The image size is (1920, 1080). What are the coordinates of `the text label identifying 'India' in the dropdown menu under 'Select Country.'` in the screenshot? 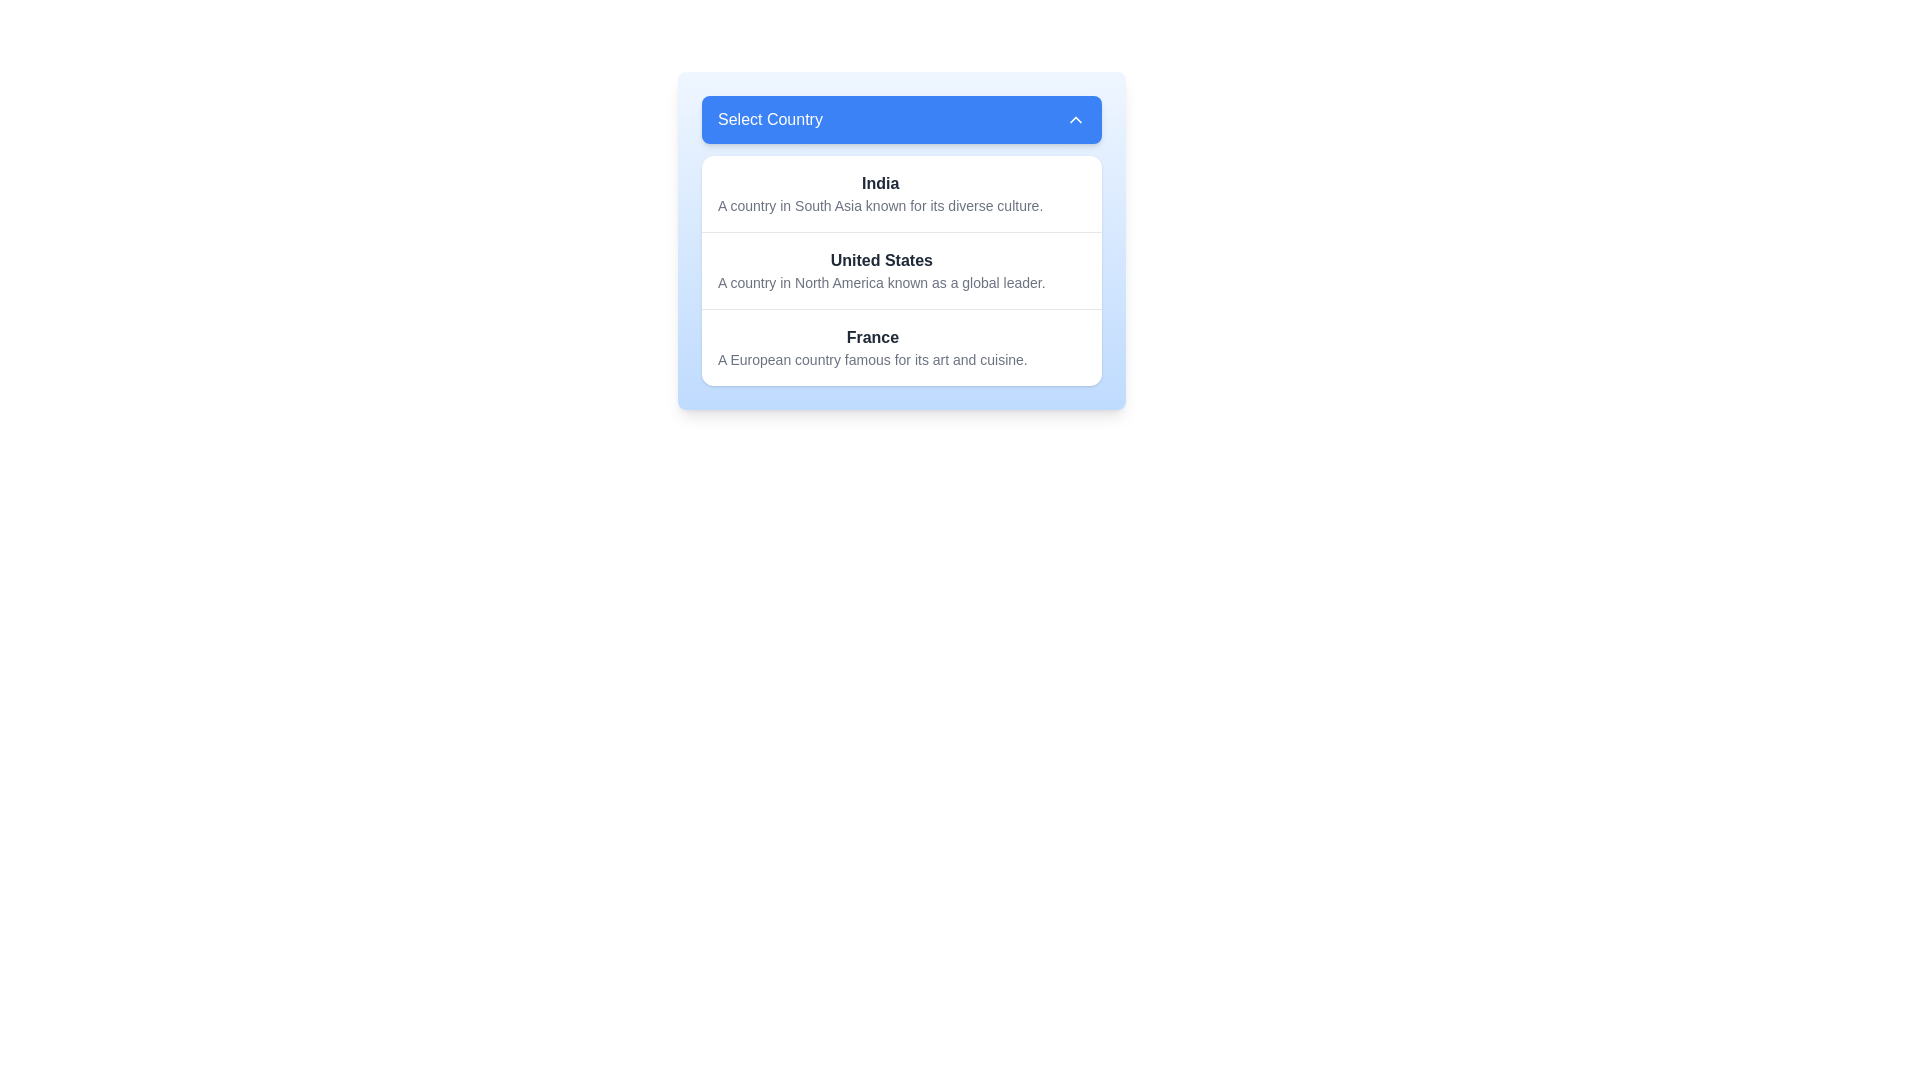 It's located at (880, 184).